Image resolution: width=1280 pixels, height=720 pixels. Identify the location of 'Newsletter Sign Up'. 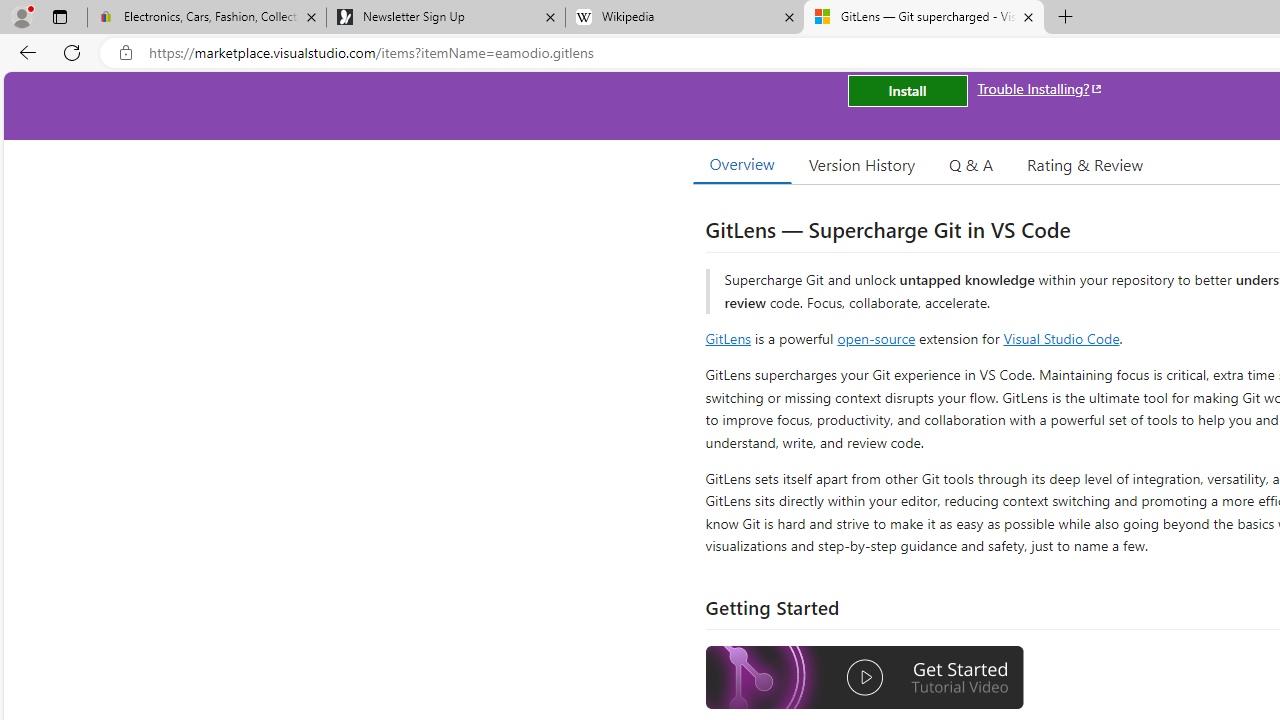
(444, 17).